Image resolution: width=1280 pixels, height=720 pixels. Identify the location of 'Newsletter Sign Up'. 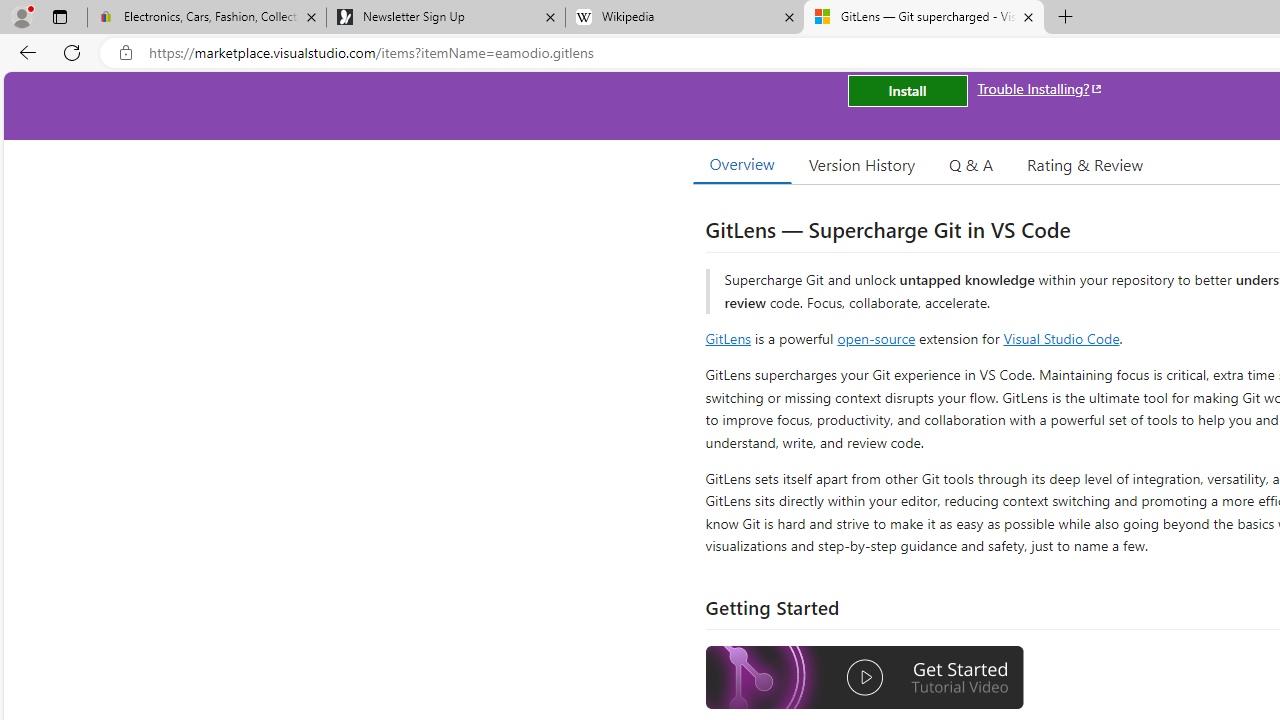
(444, 17).